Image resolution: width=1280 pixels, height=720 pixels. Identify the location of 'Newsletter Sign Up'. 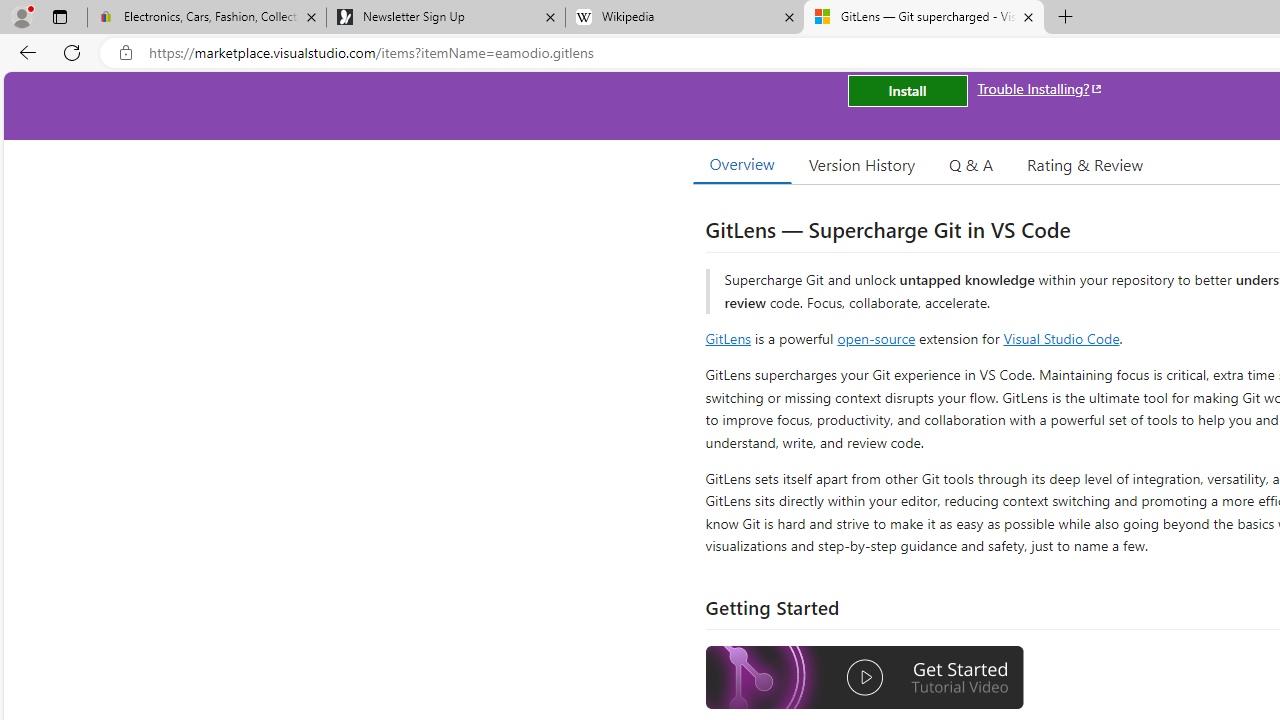
(444, 17).